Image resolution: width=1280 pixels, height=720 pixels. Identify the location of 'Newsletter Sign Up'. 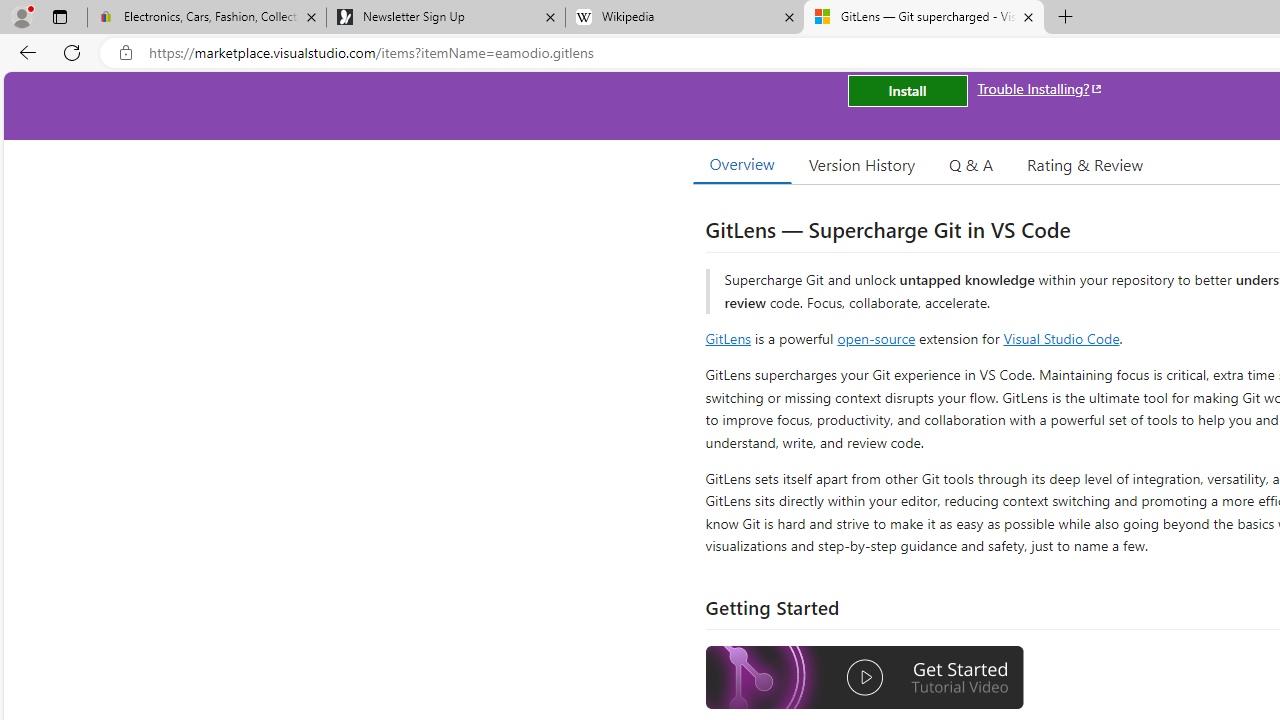
(444, 17).